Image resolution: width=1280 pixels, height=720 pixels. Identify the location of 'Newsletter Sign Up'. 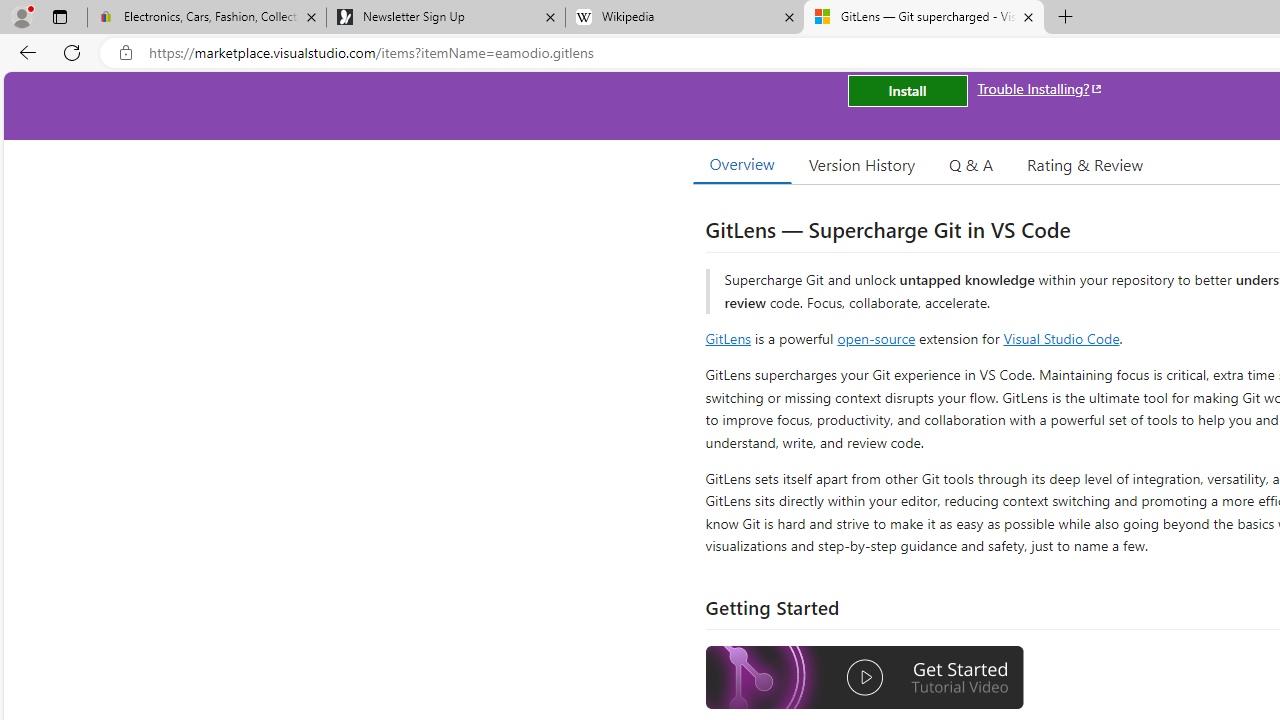
(444, 17).